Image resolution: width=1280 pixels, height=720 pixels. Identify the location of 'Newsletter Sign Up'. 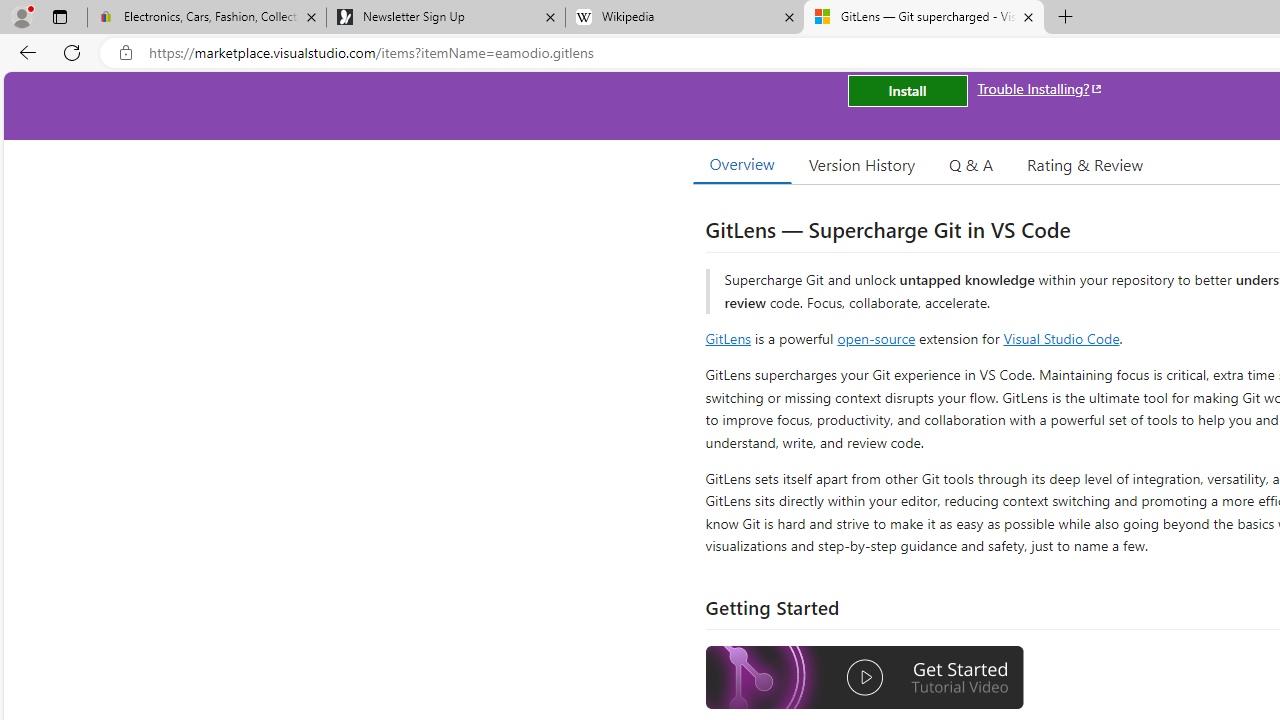
(444, 17).